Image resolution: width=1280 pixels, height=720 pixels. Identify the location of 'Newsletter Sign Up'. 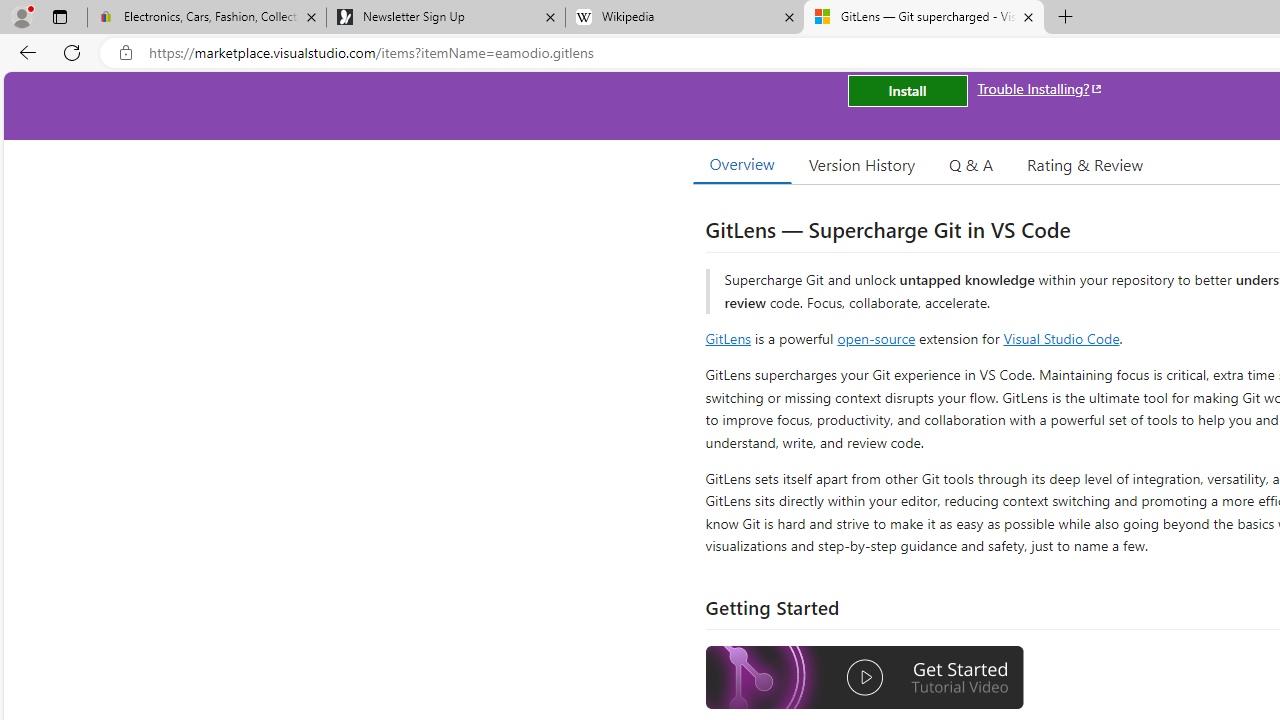
(444, 17).